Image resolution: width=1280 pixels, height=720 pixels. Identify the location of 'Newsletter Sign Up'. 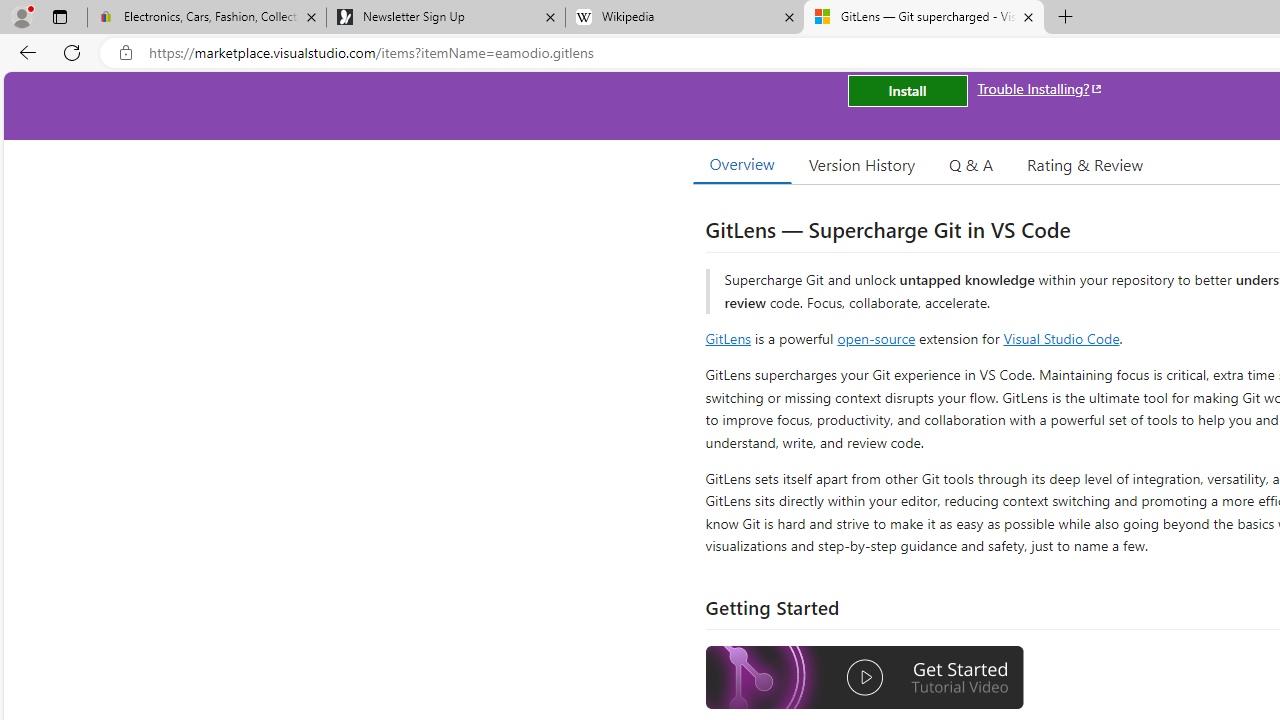
(444, 17).